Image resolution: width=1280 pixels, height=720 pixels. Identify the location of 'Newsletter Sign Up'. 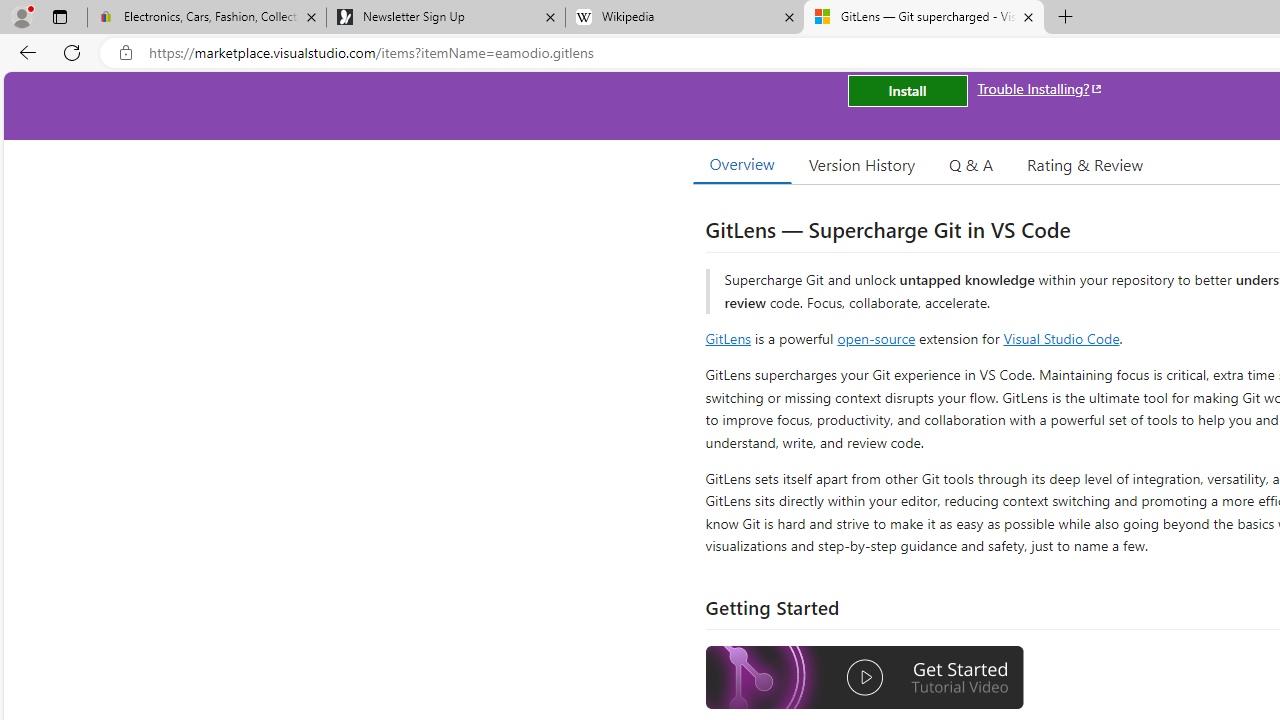
(444, 17).